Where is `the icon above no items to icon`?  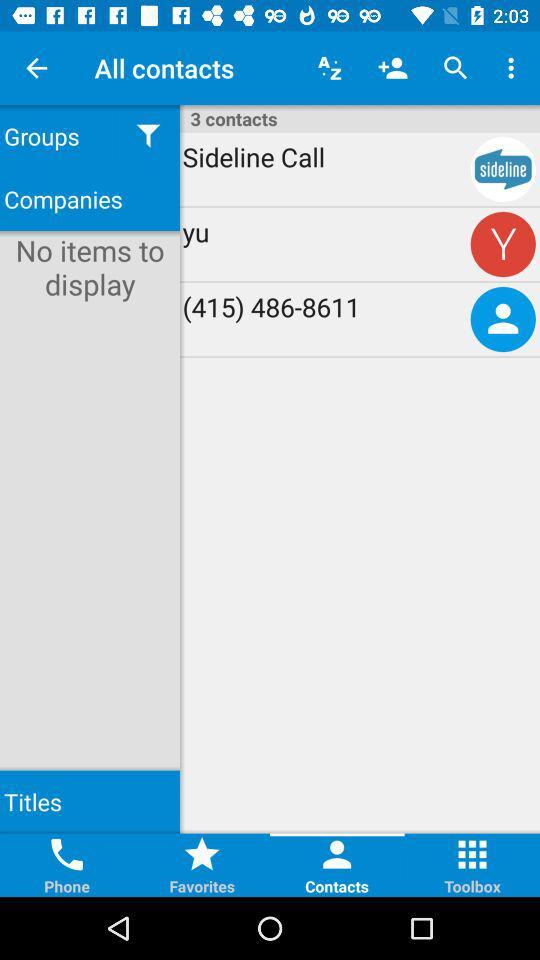 the icon above no items to icon is located at coordinates (89, 199).